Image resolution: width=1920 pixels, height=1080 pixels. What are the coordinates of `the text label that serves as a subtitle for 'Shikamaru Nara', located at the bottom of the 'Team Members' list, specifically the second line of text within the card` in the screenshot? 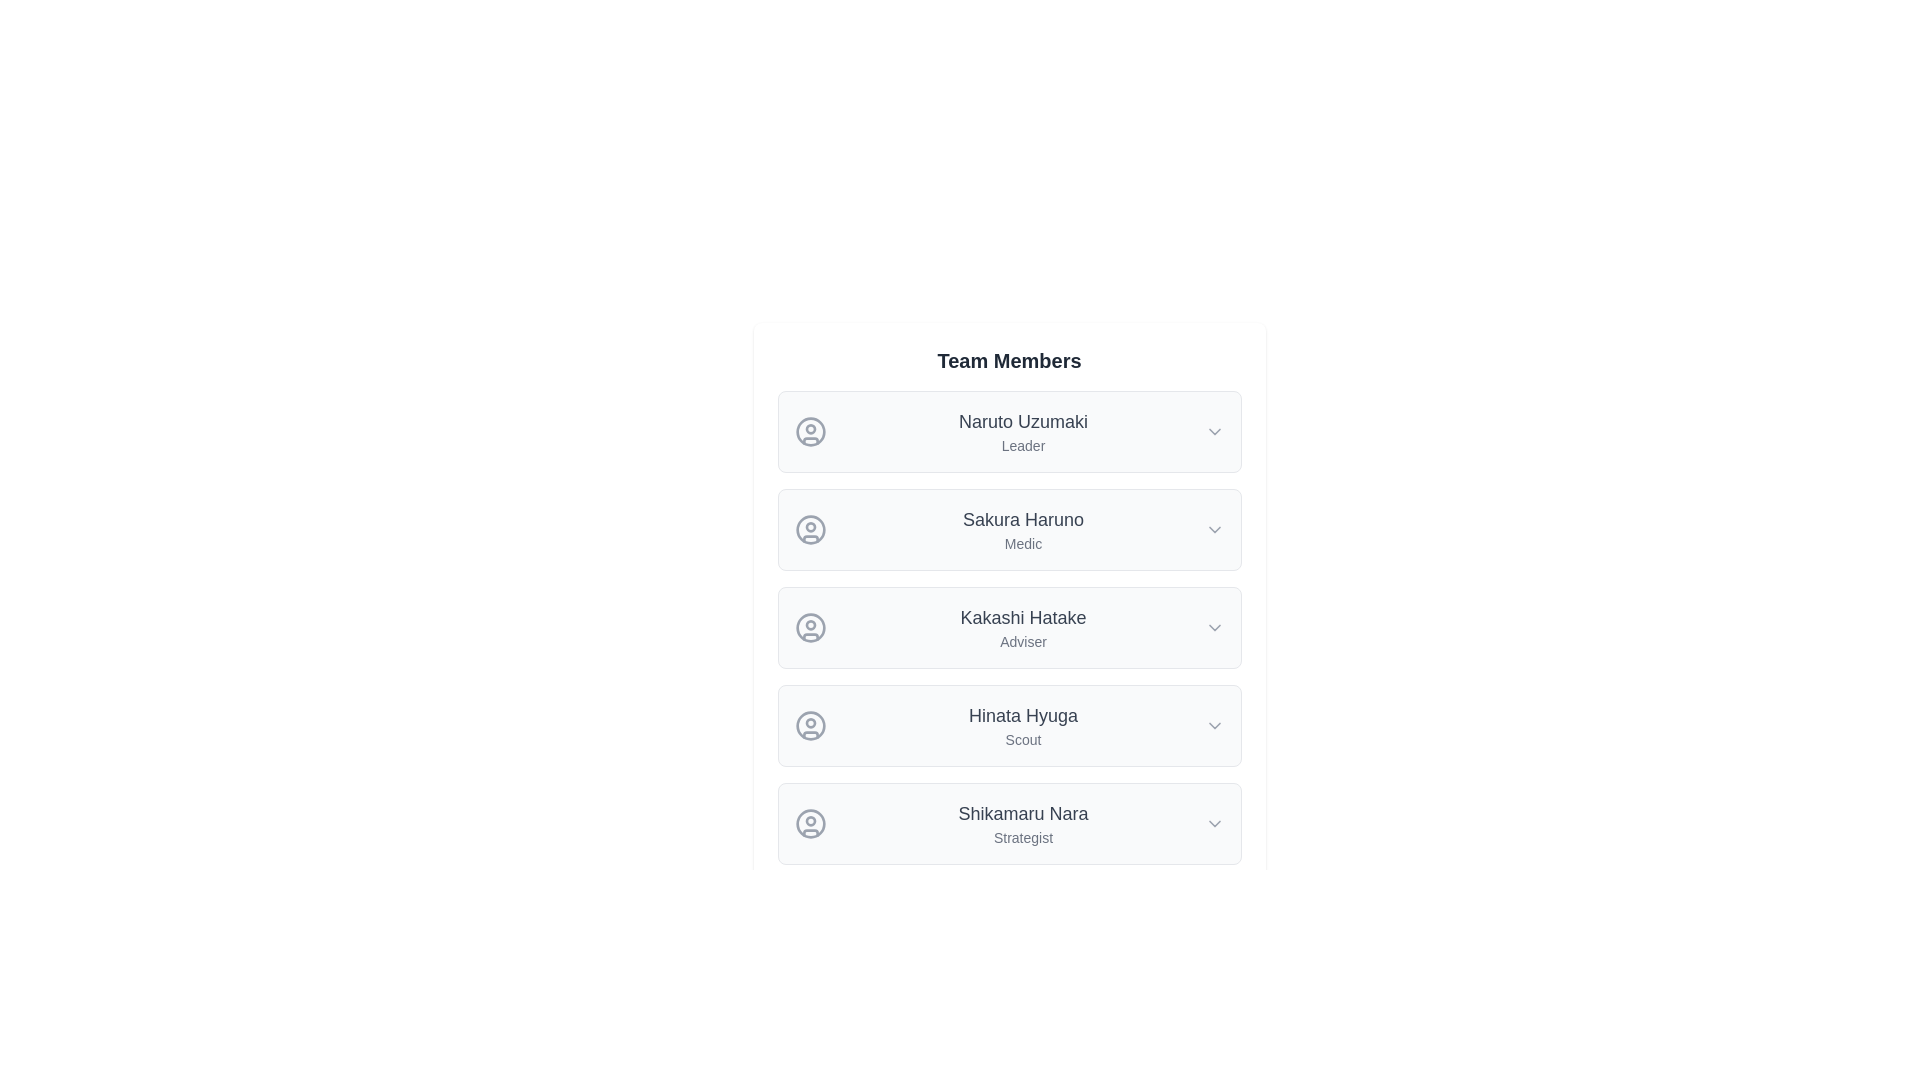 It's located at (1023, 837).